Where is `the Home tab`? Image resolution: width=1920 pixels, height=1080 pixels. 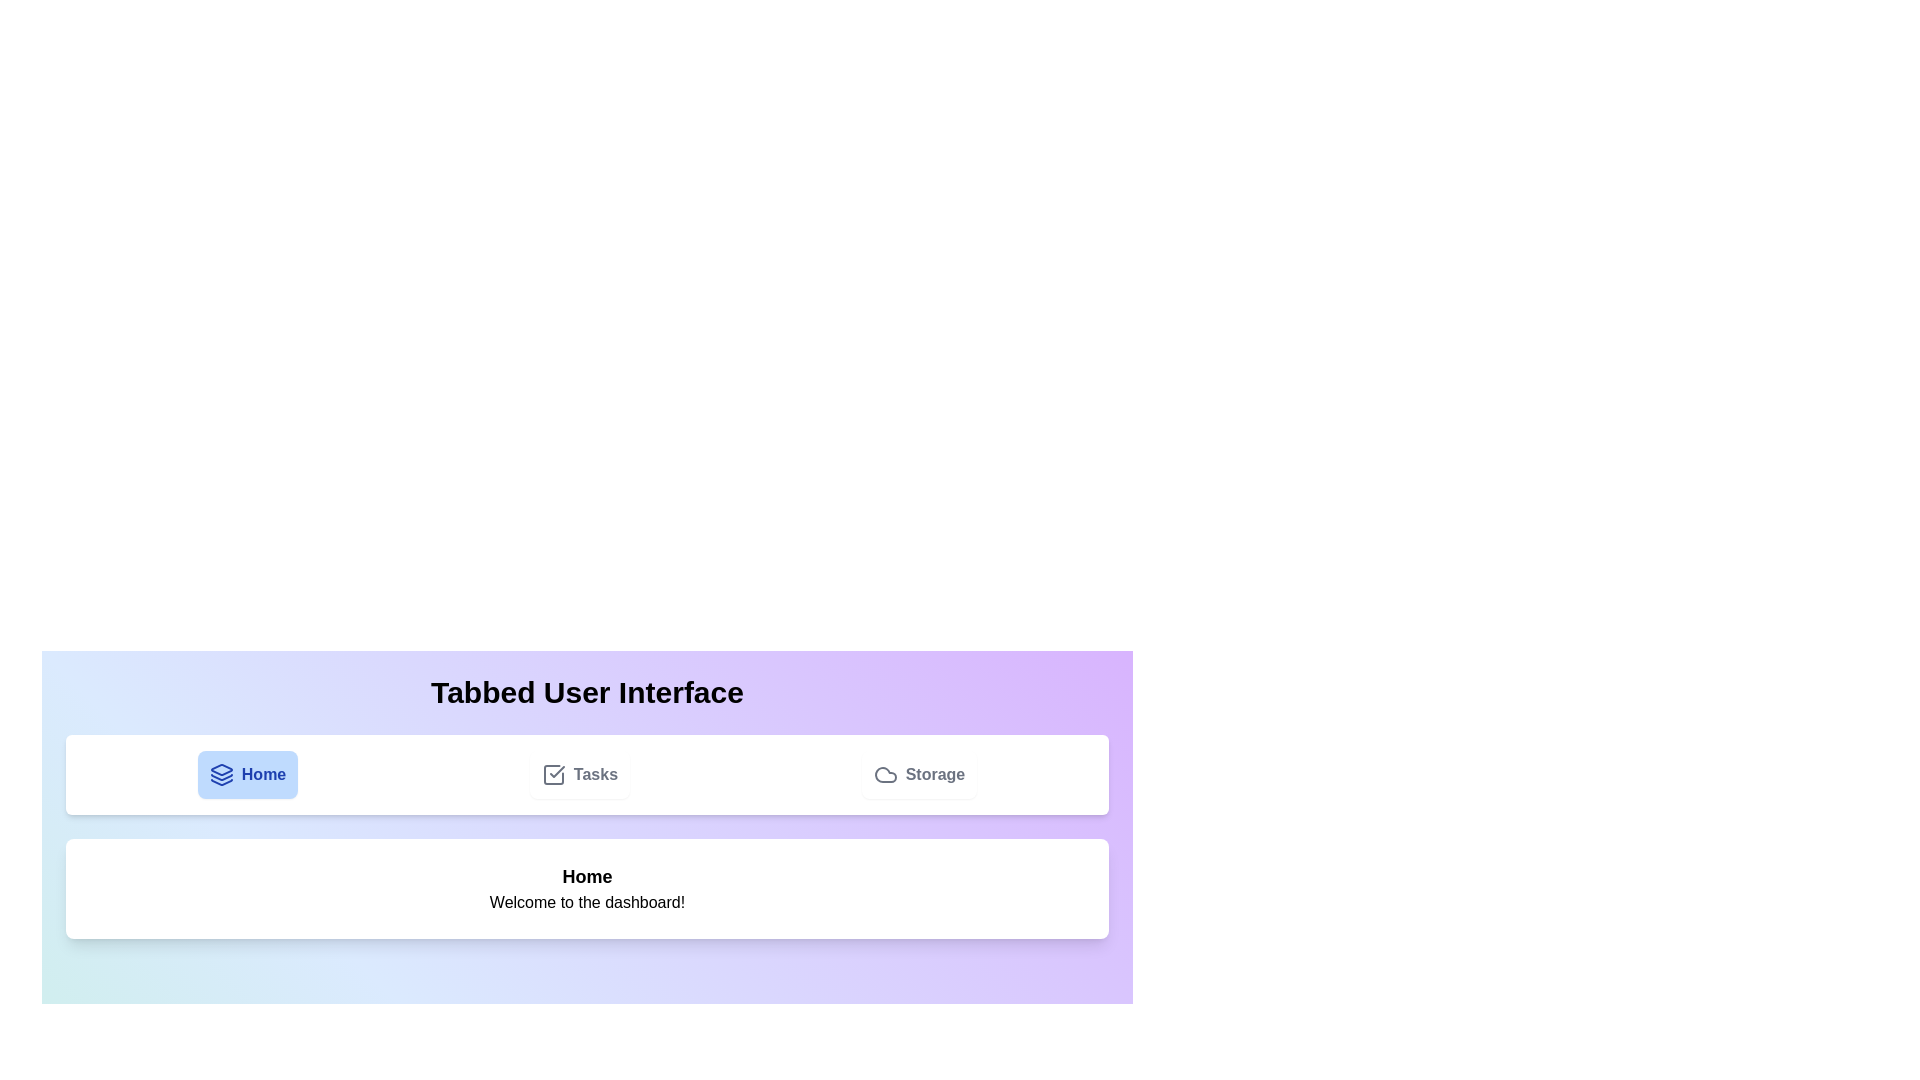 the Home tab is located at coordinates (247, 774).